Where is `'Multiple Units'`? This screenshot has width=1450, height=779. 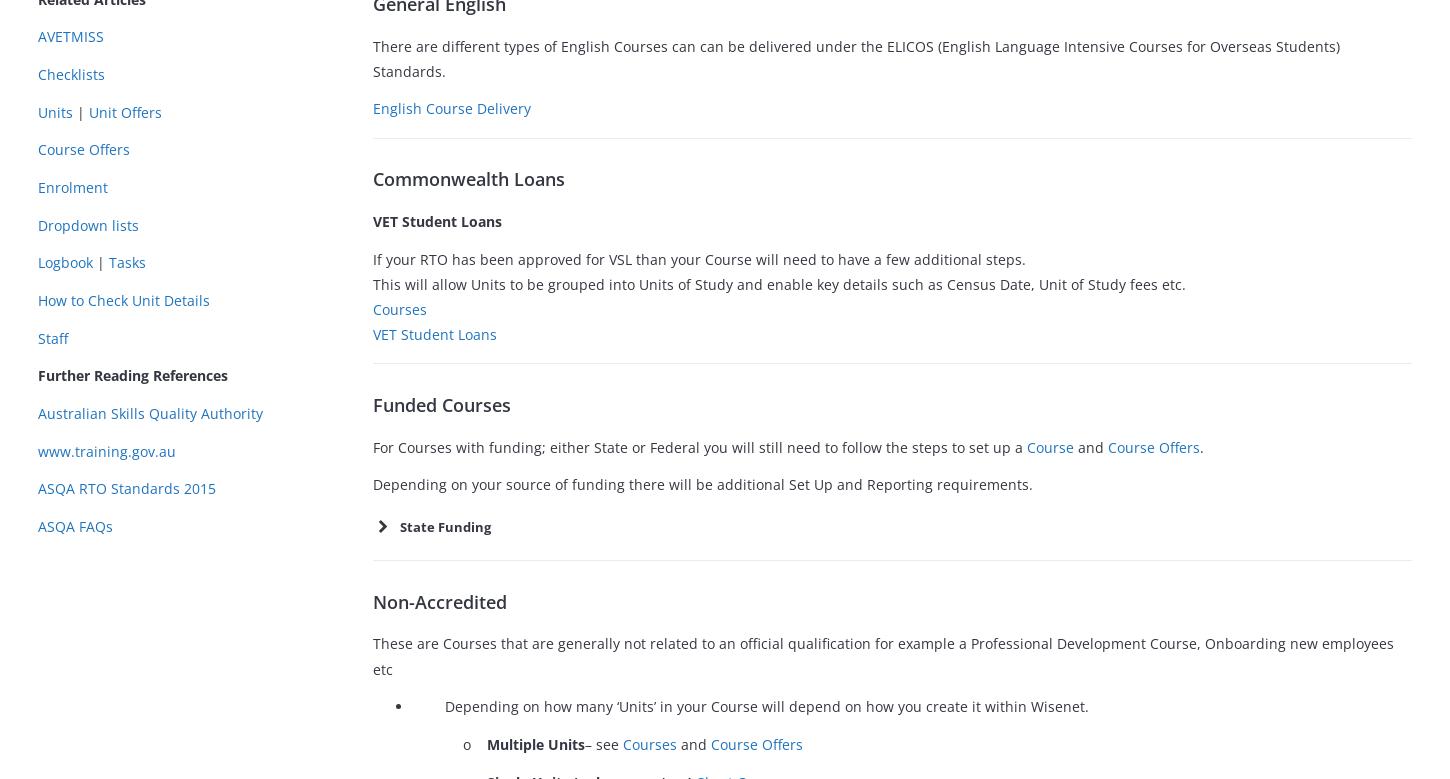
'Multiple Units' is located at coordinates (487, 742).